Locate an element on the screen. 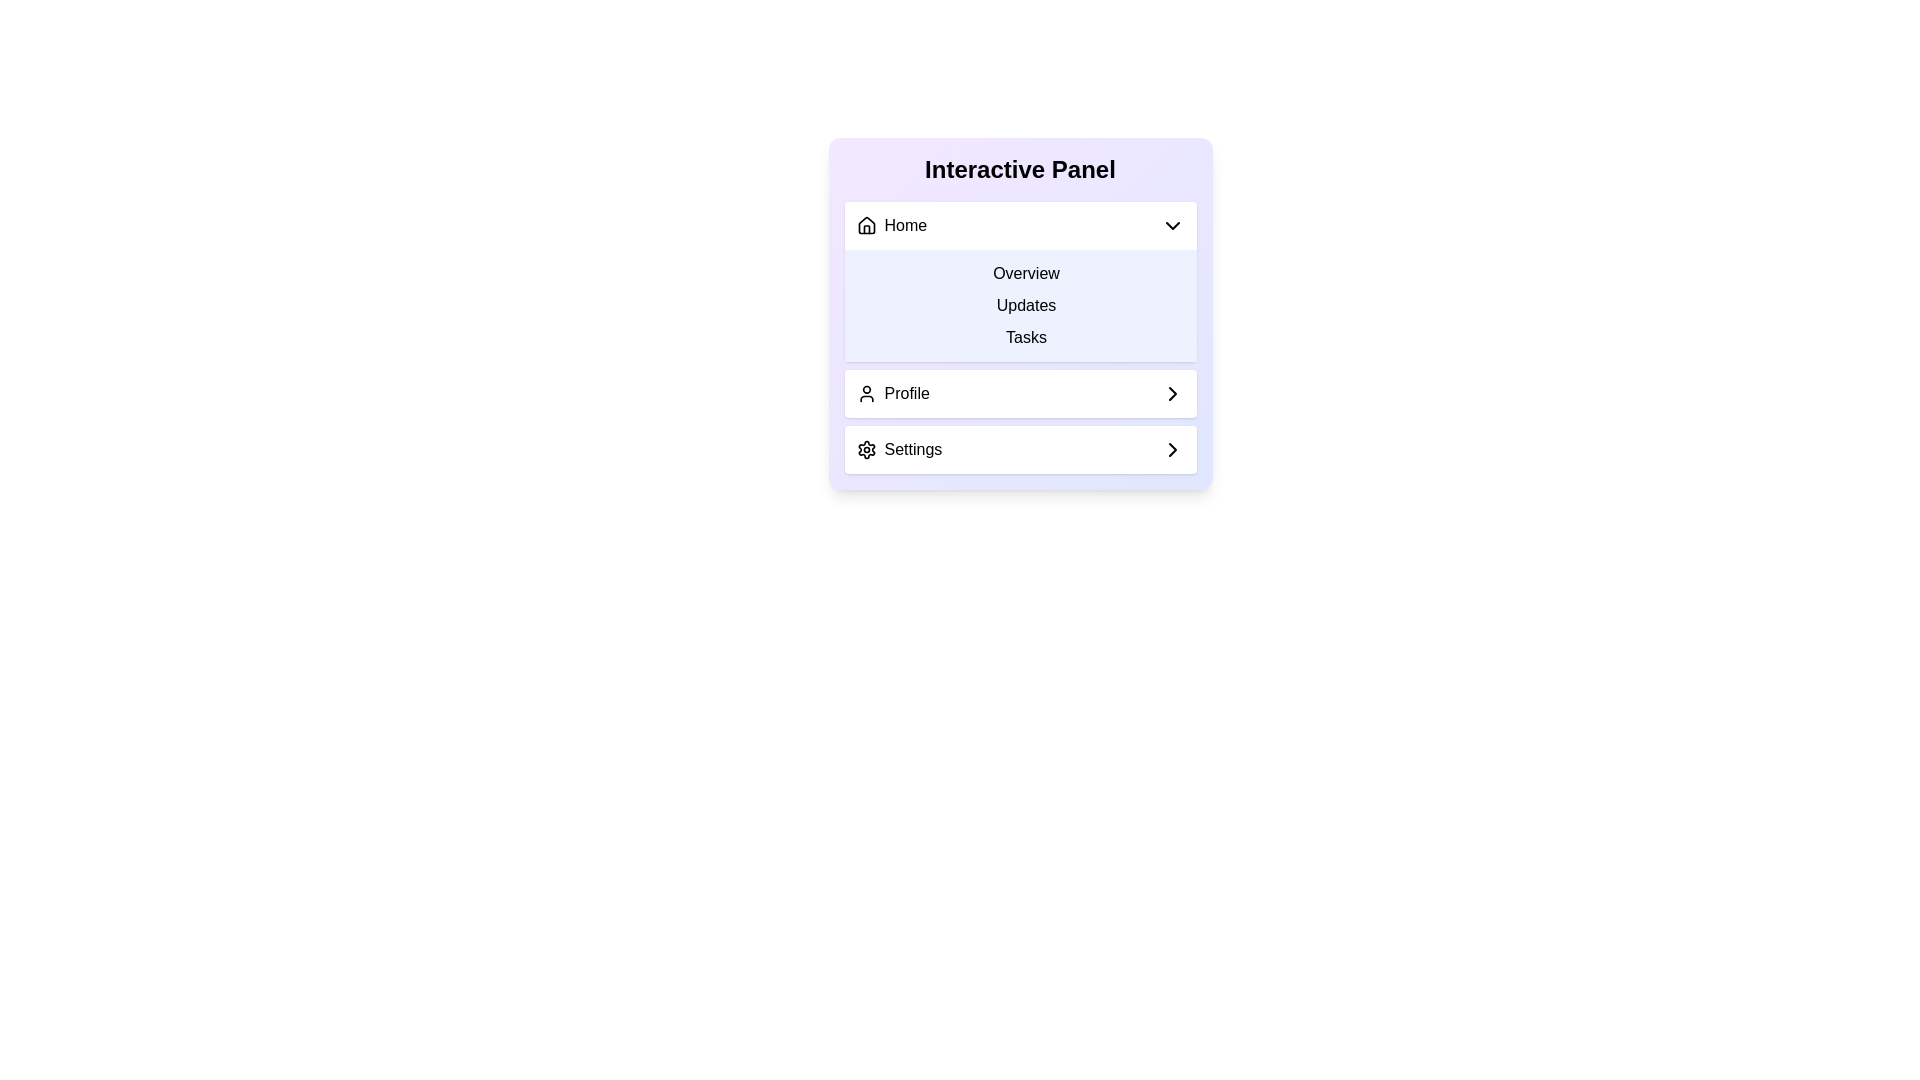 The image size is (1920, 1080). on the 'Overview' text-based menu item, which is the first item in the vertical list of the 'Interactive Panel' interface is located at coordinates (1026, 273).